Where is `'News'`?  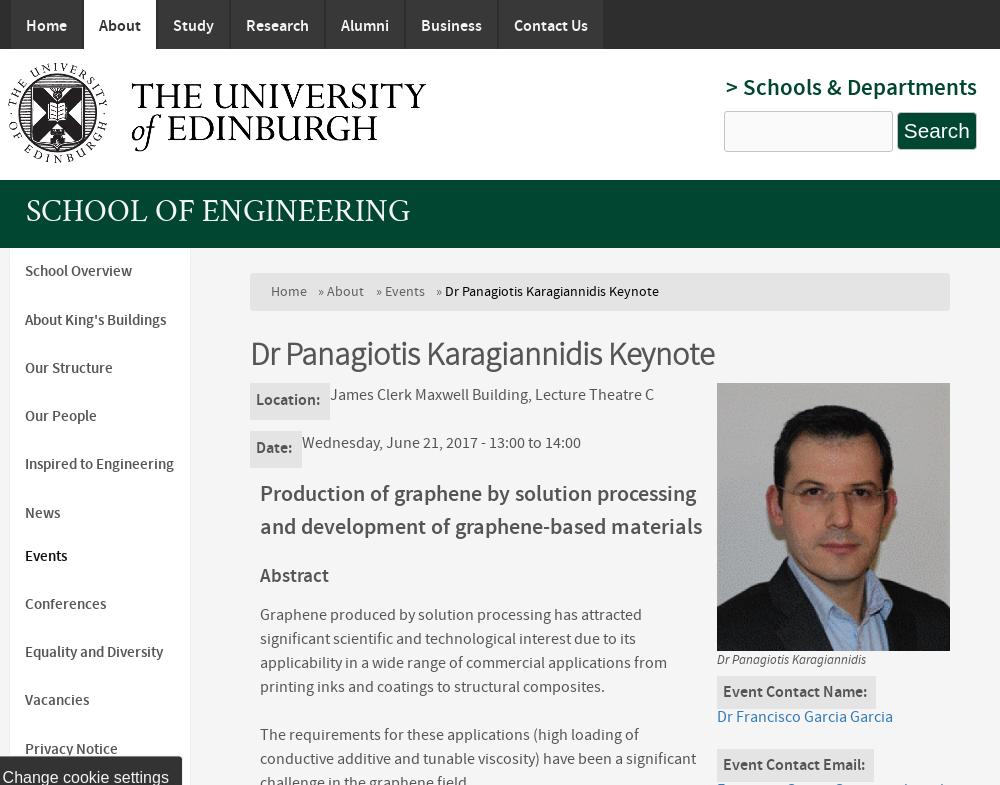
'News' is located at coordinates (42, 512).